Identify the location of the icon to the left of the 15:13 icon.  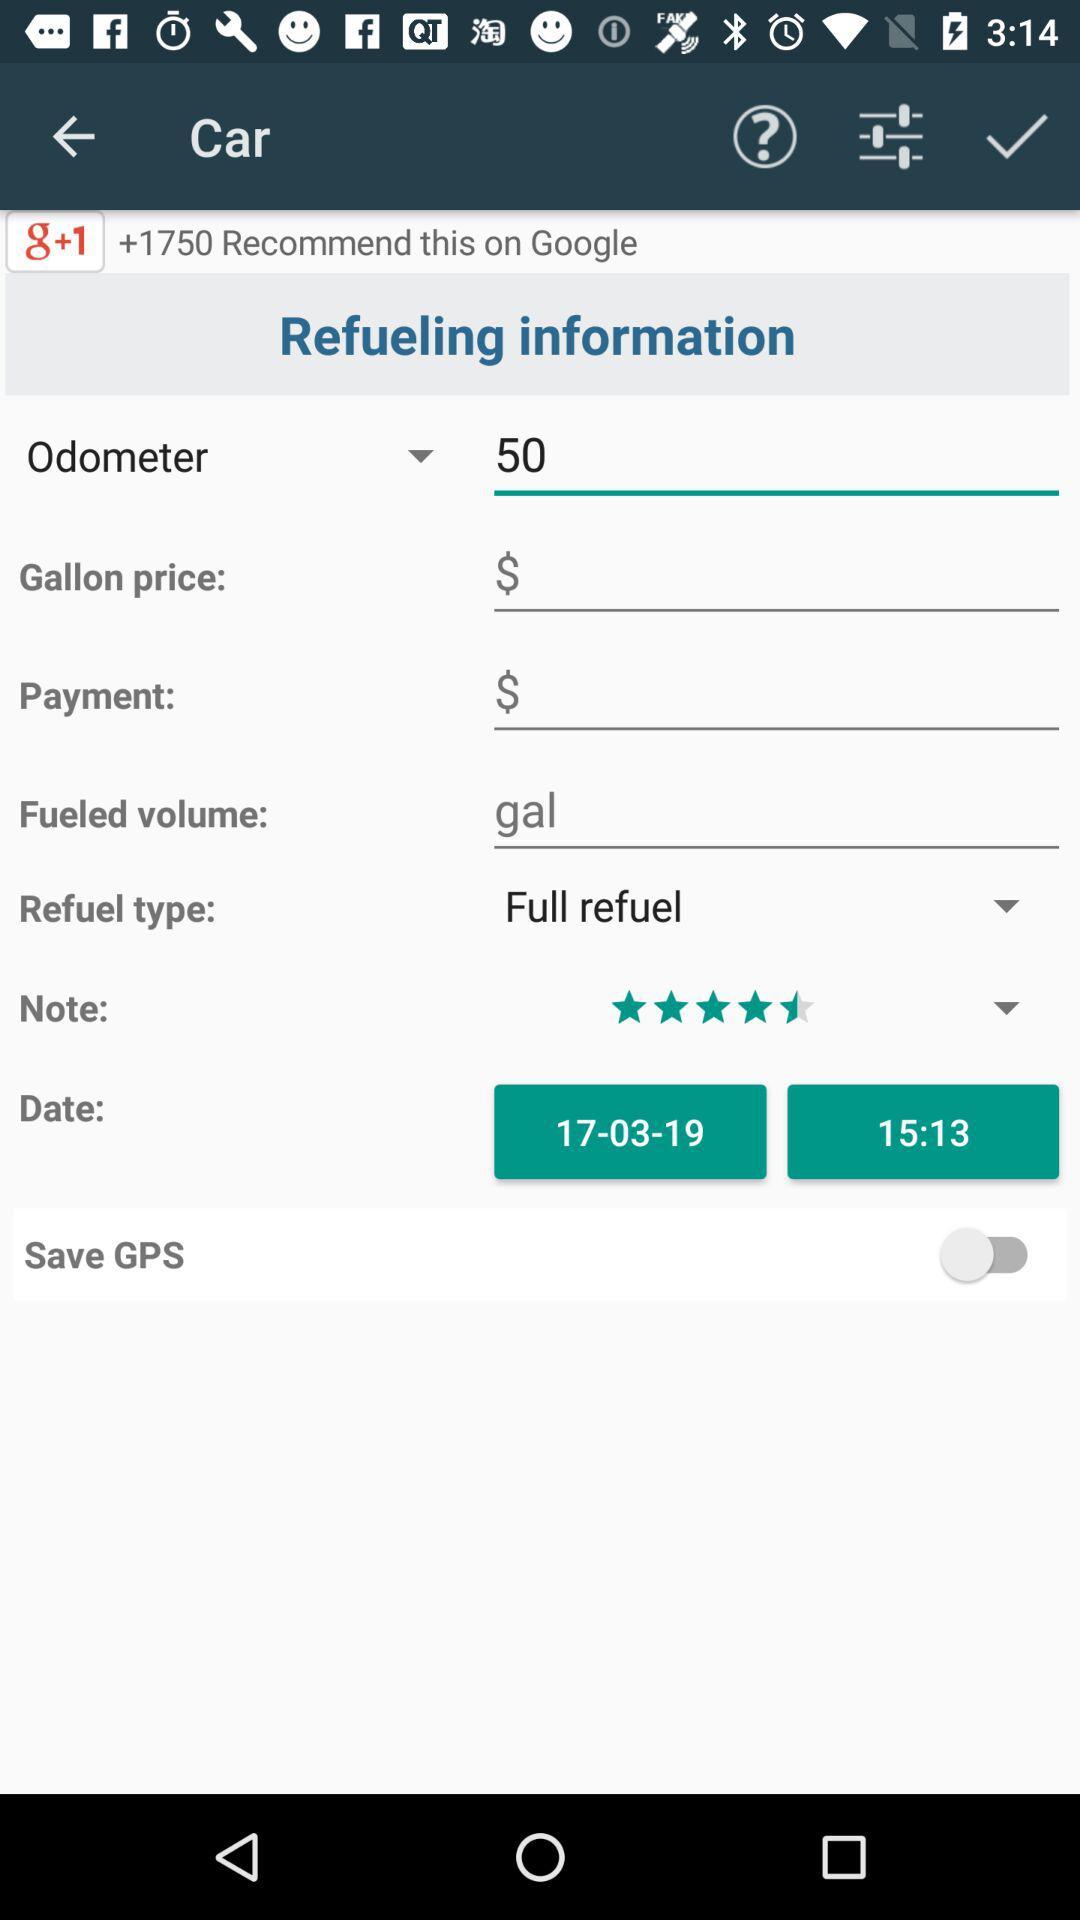
(630, 1131).